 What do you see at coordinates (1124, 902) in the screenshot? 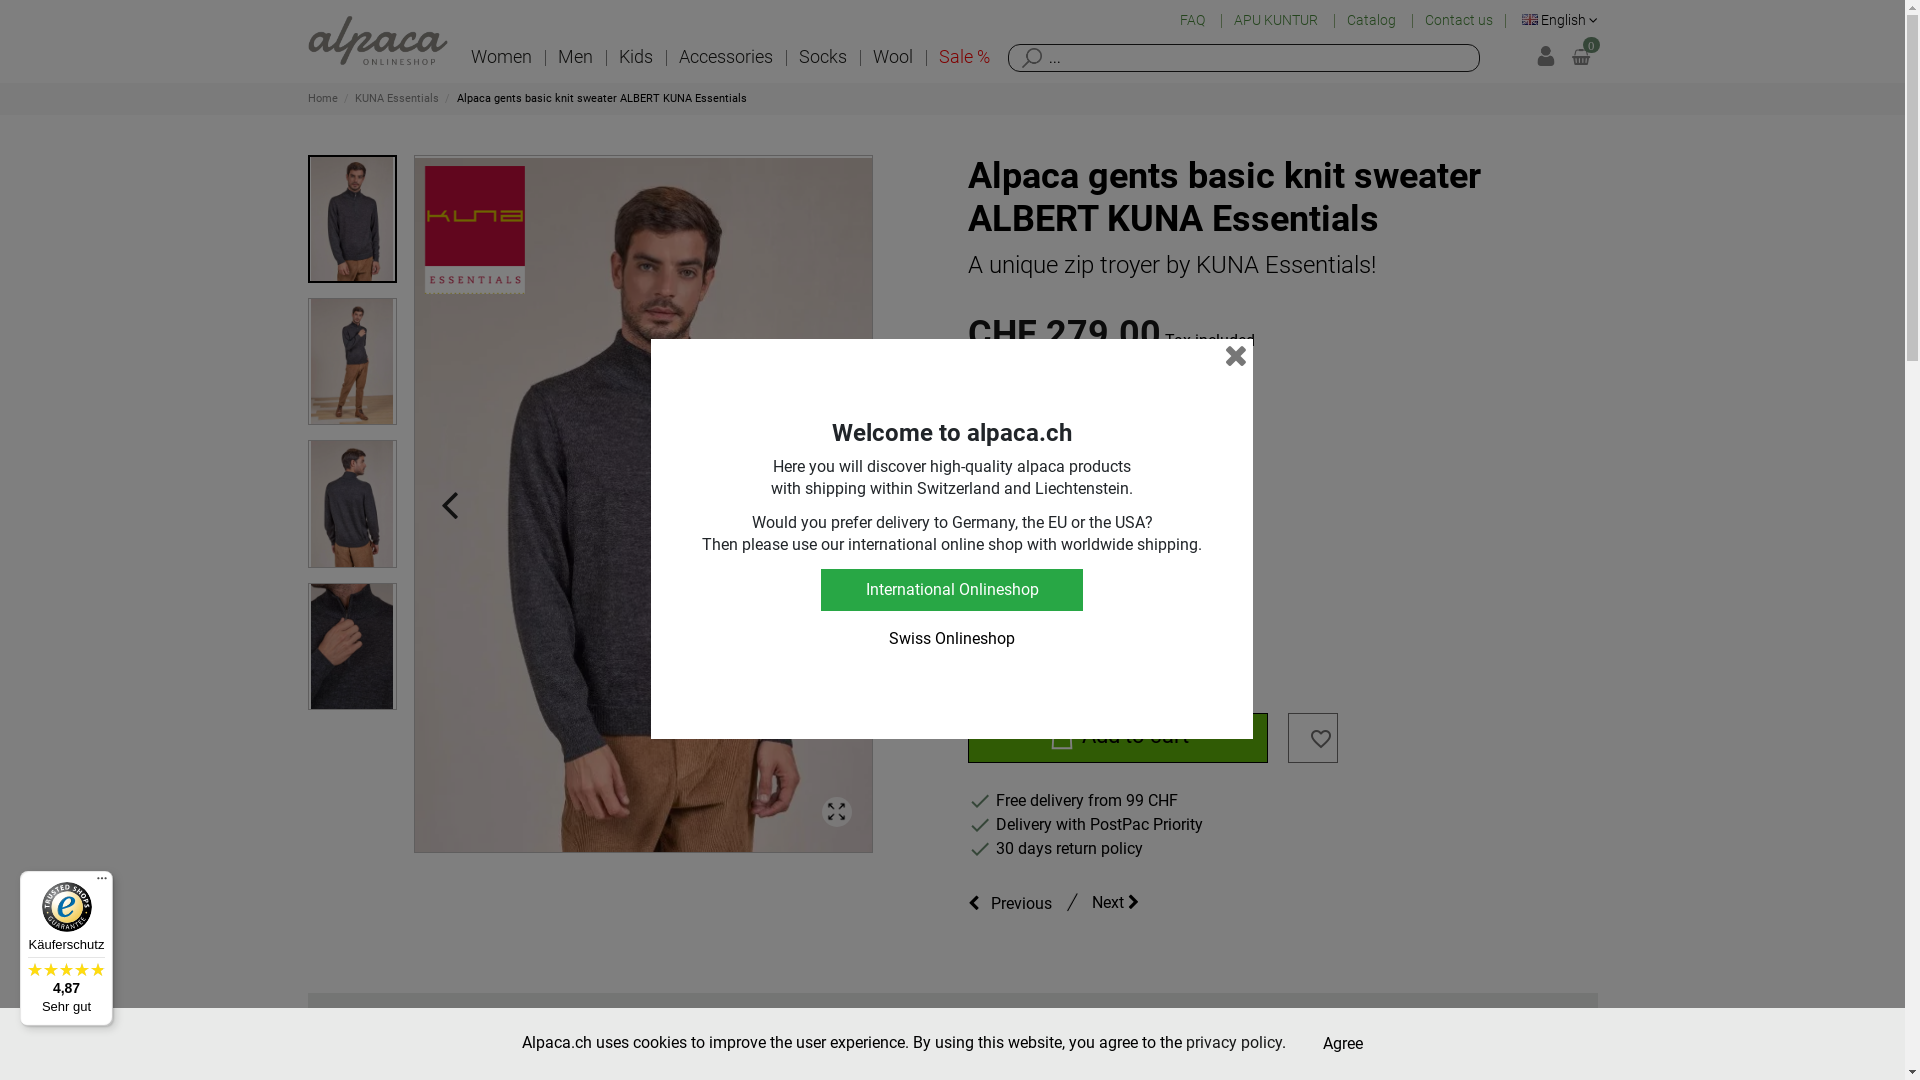
I see `'Next'` at bounding box center [1124, 902].